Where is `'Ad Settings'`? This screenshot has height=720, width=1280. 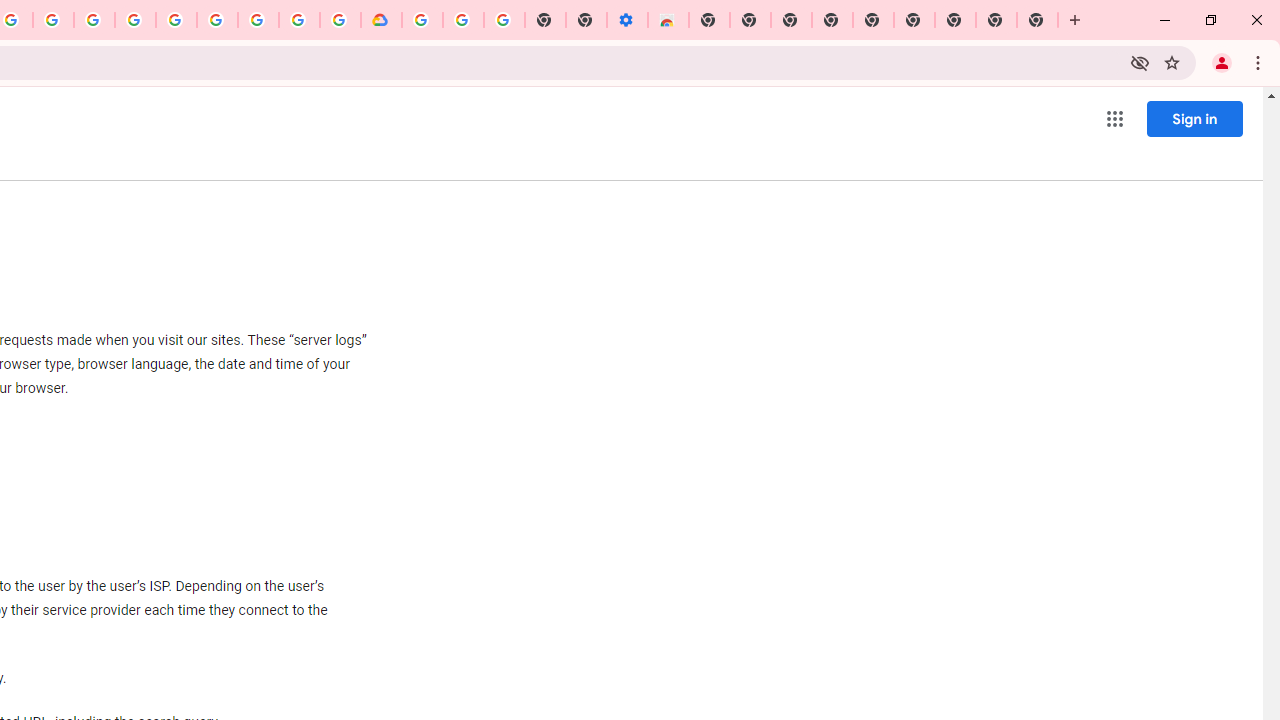
'Ad Settings' is located at coordinates (134, 20).